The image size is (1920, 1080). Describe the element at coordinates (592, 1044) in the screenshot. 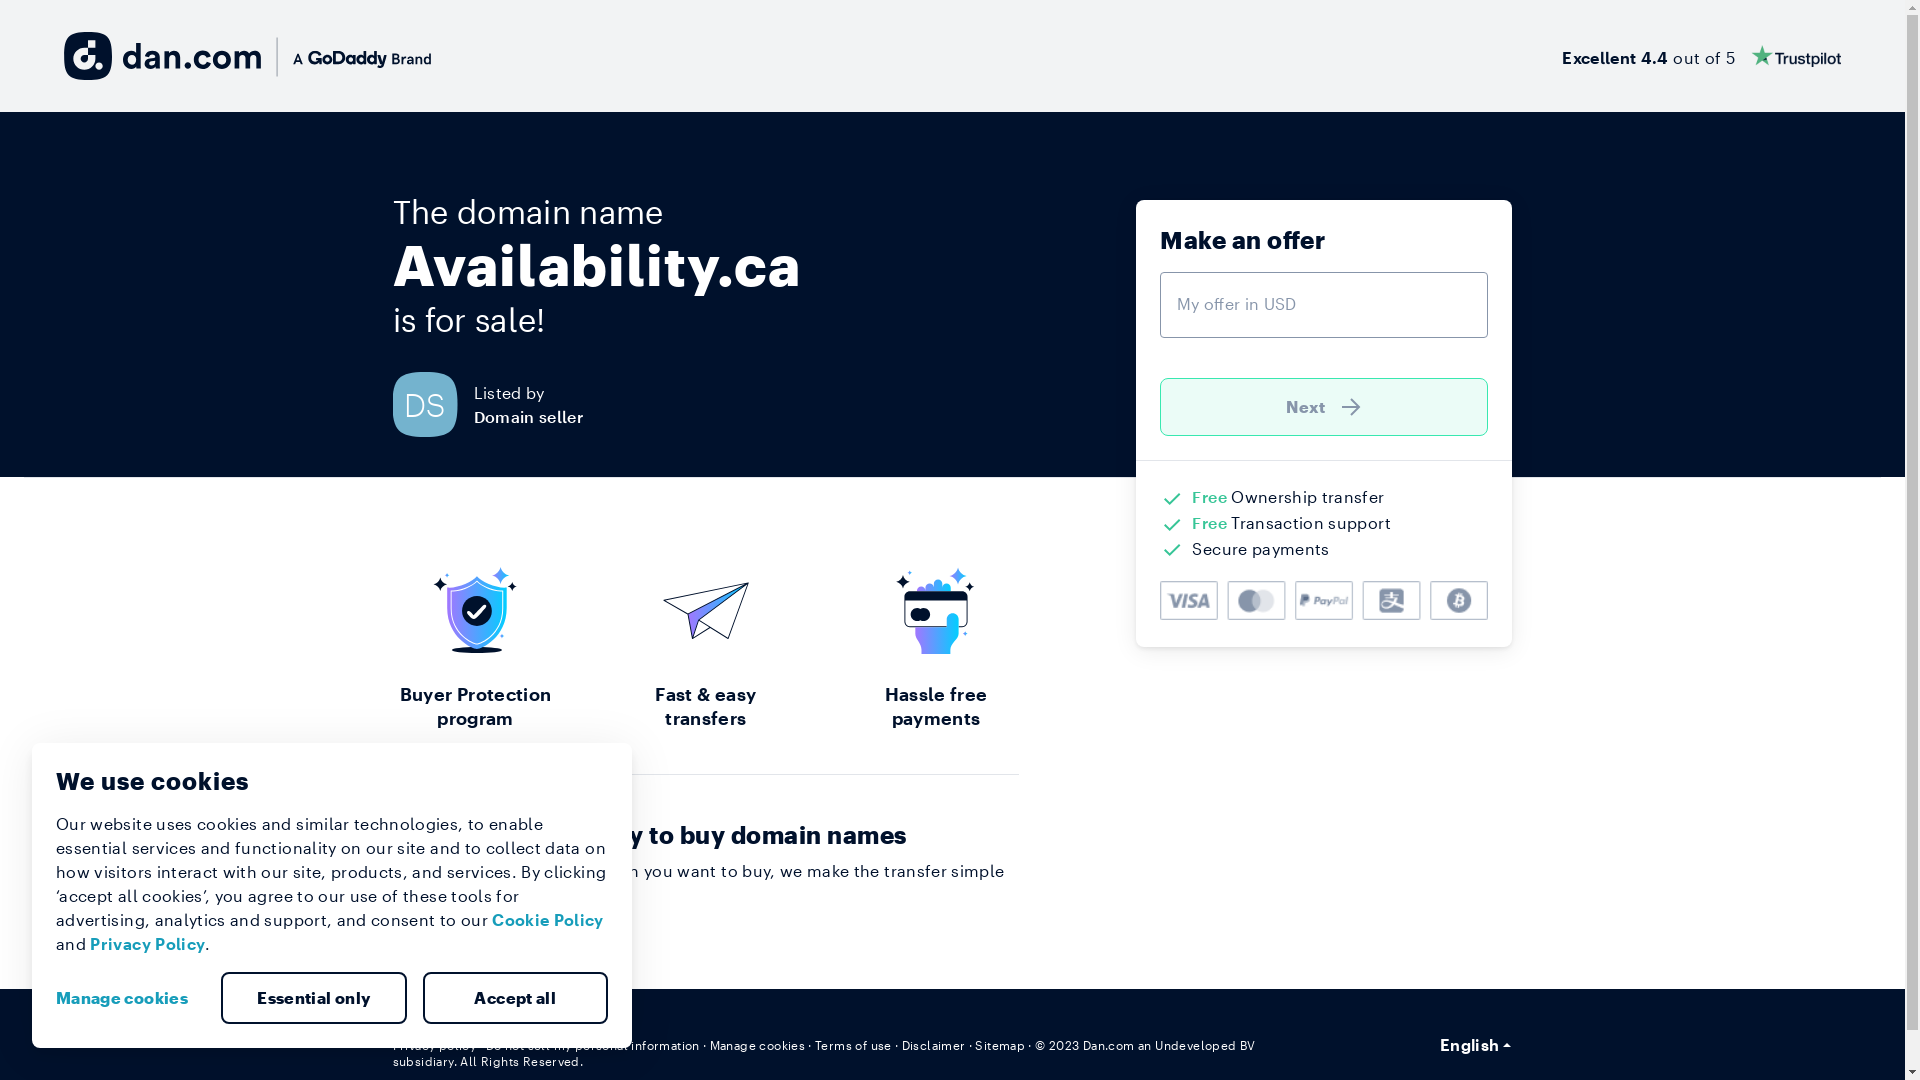

I see `'Do not sell my personal information'` at that location.